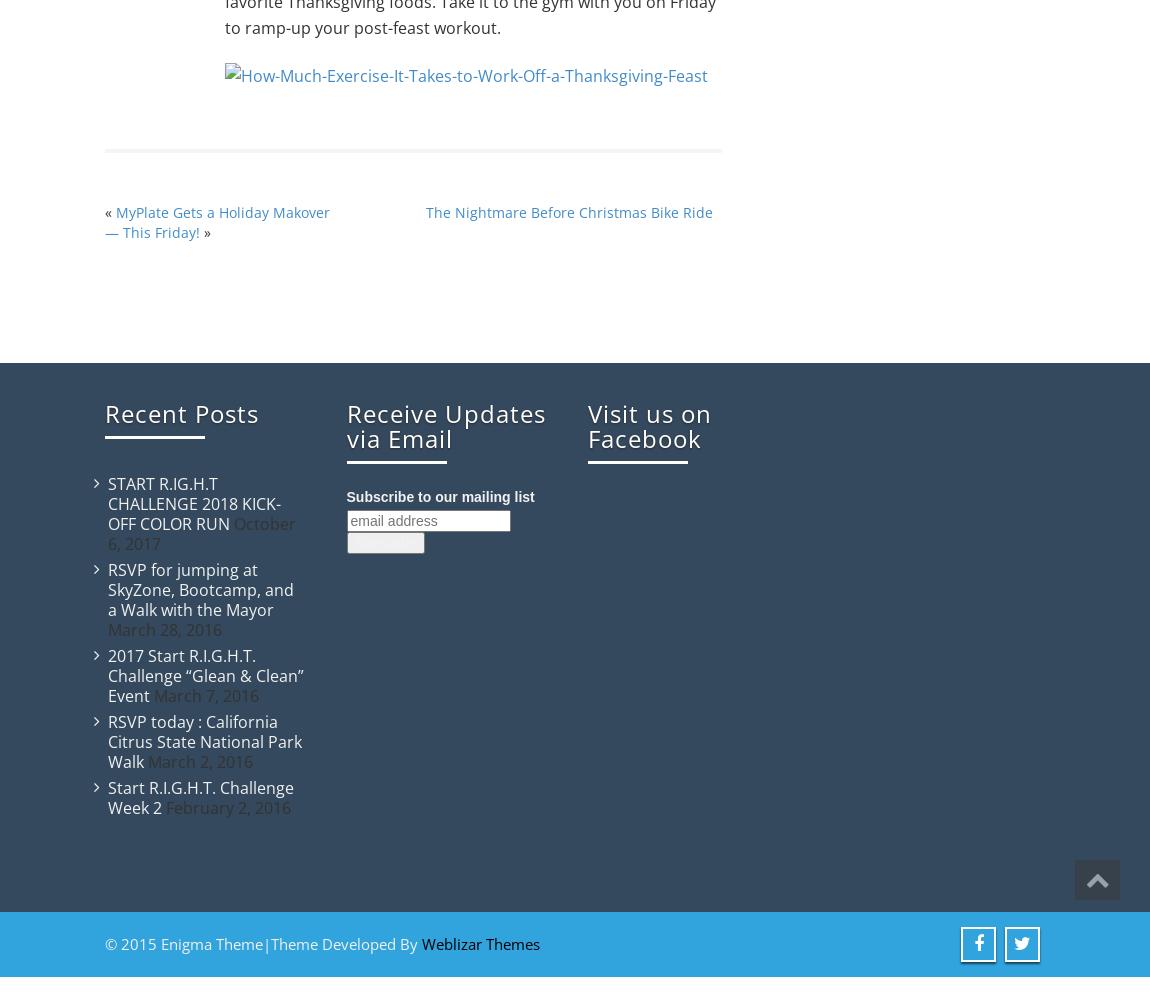 The width and height of the screenshot is (1150, 1000). What do you see at coordinates (106, 798) in the screenshot?
I see `'Start R.I.G.H.T. Challenge Week 2'` at bounding box center [106, 798].